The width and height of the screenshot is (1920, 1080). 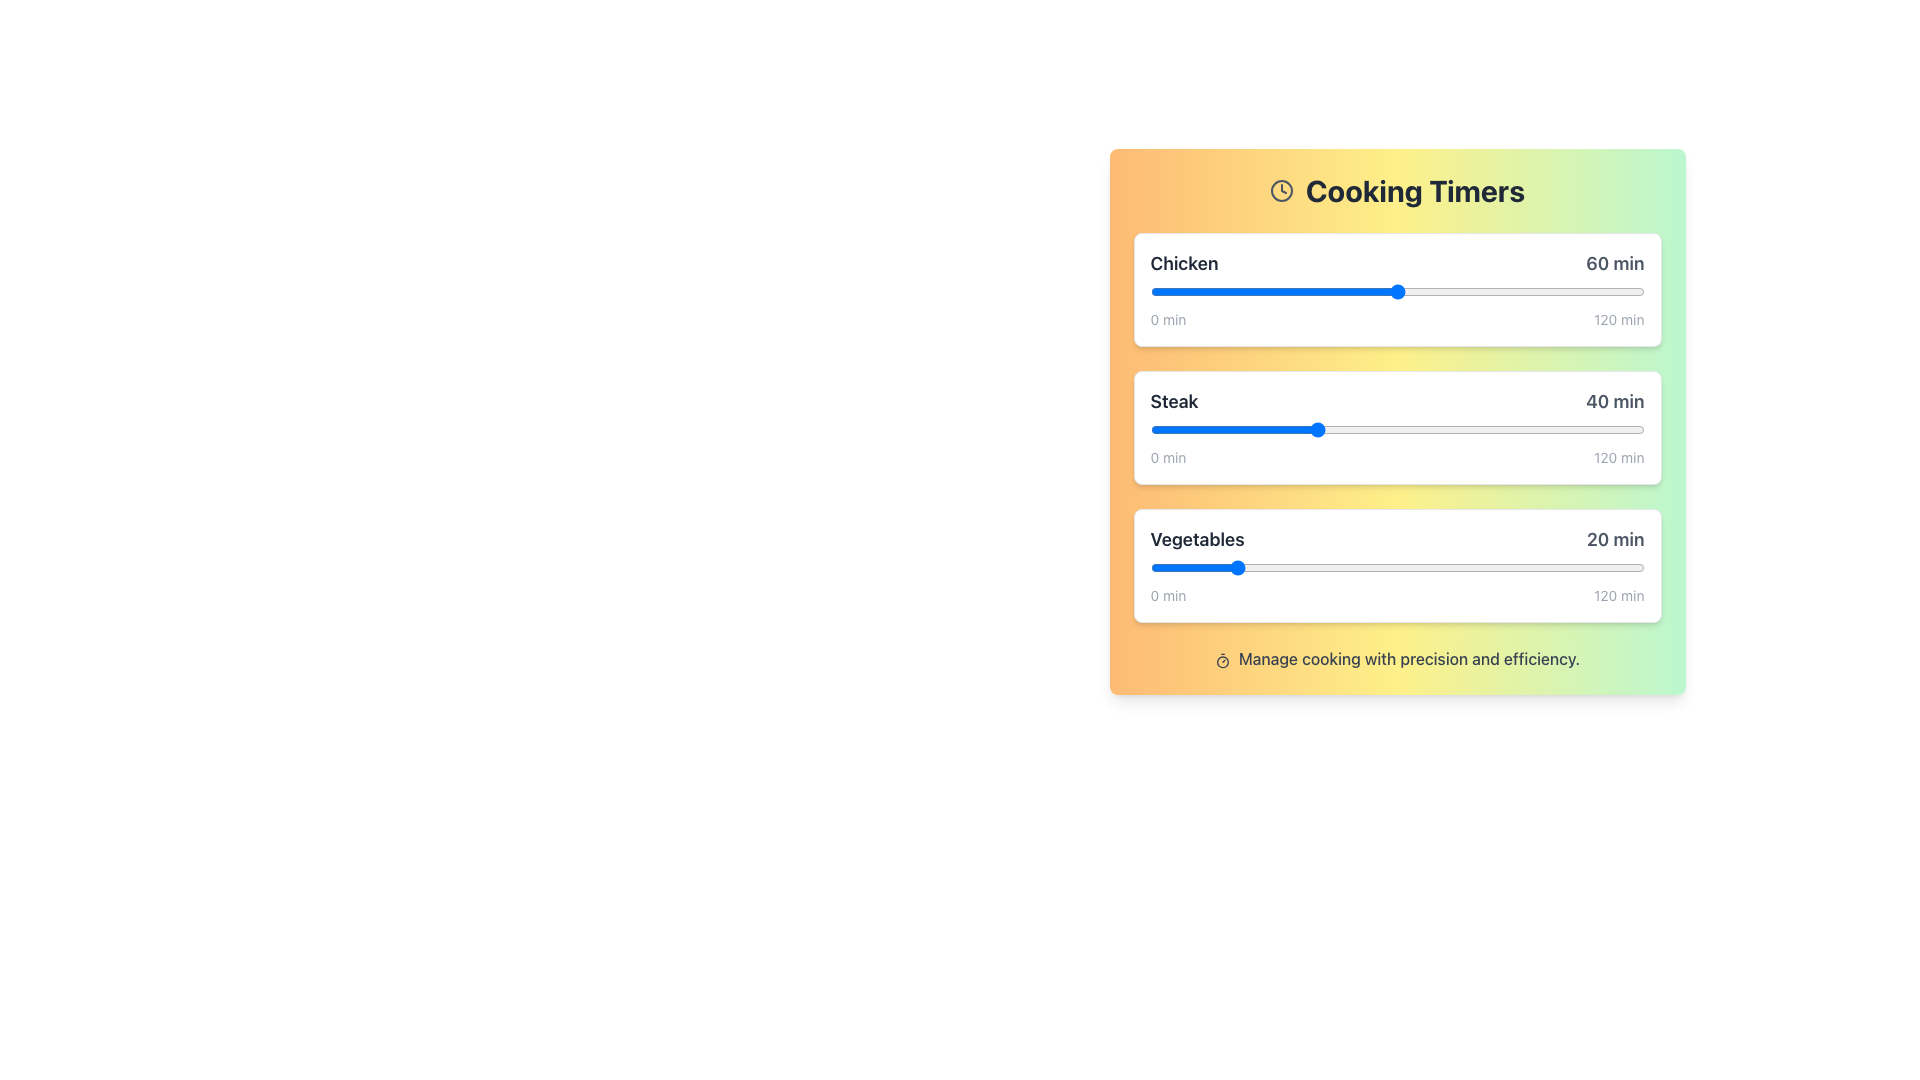 What do you see at coordinates (1528, 428) in the screenshot?
I see `the timer value for the slider` at bounding box center [1528, 428].